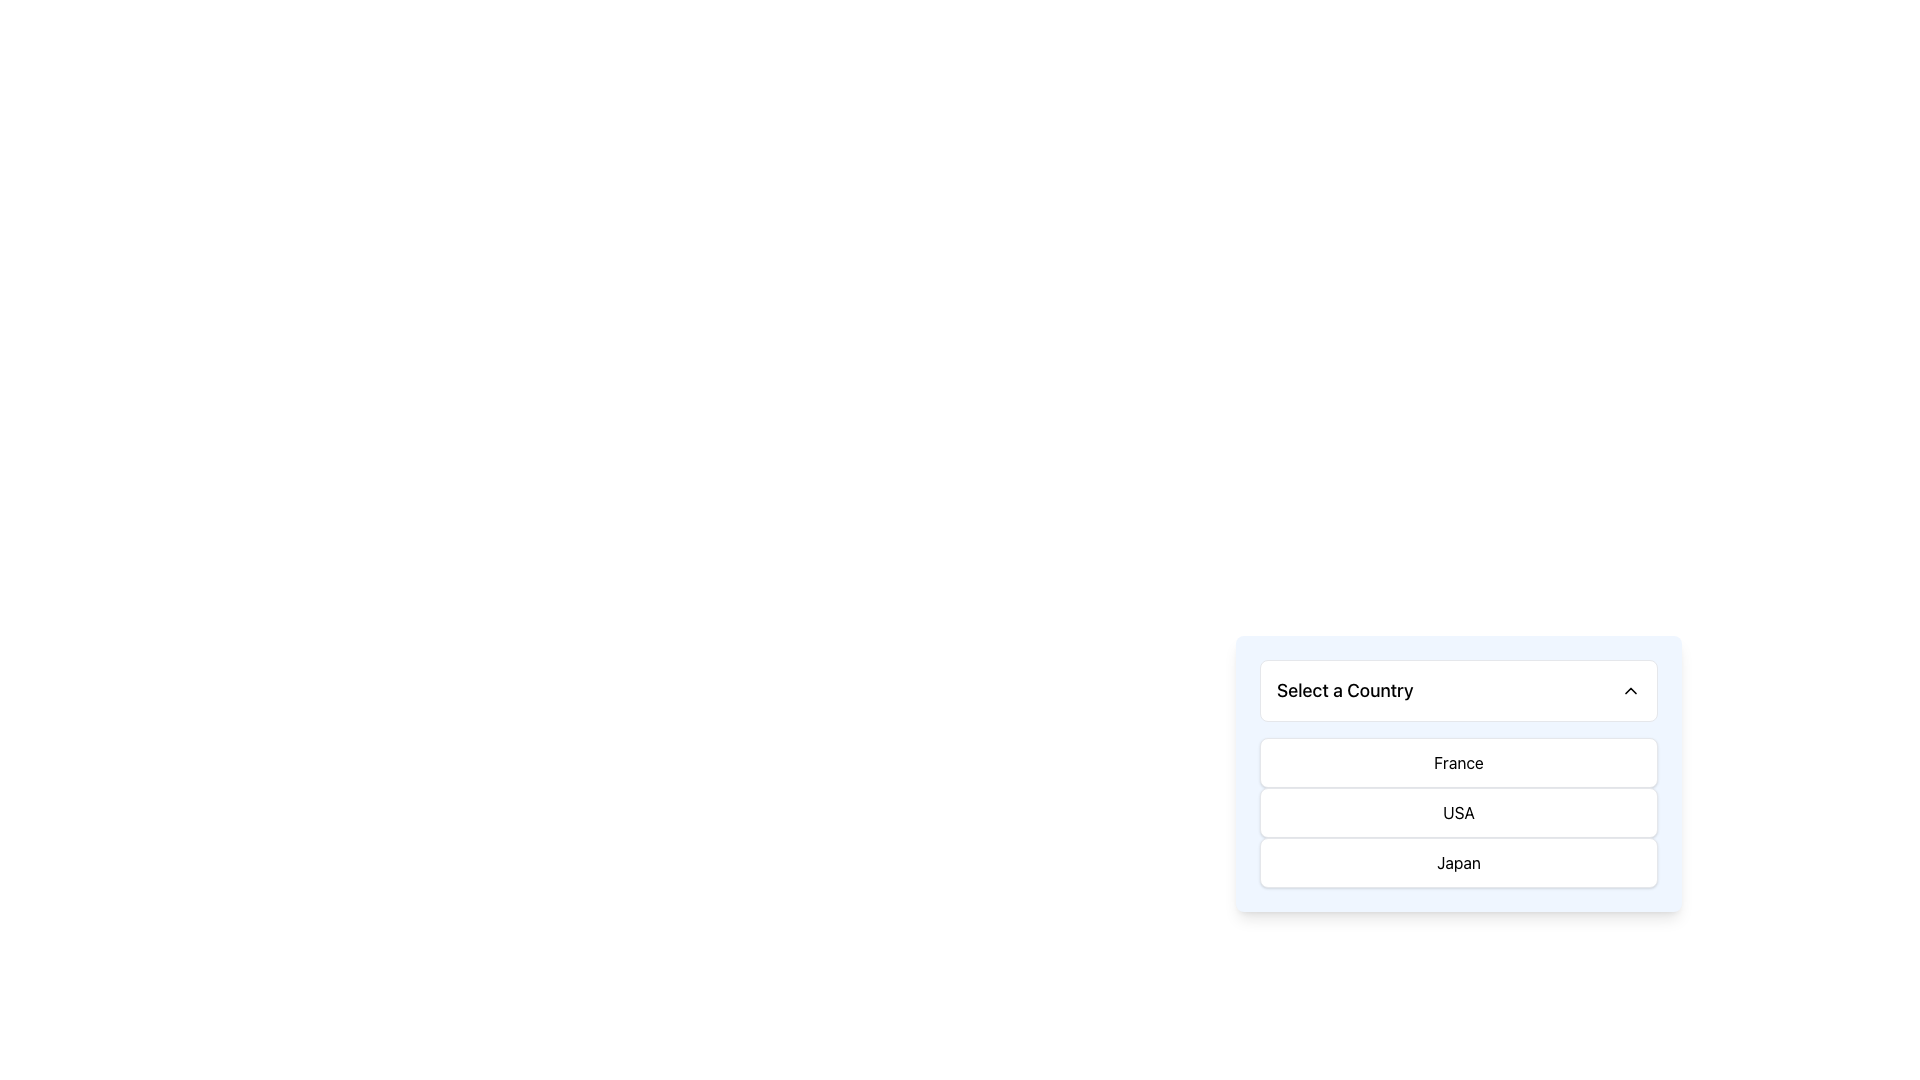 This screenshot has width=1920, height=1080. What do you see at coordinates (1459, 763) in the screenshot?
I see `the rectangular white button labeled 'France'` at bounding box center [1459, 763].